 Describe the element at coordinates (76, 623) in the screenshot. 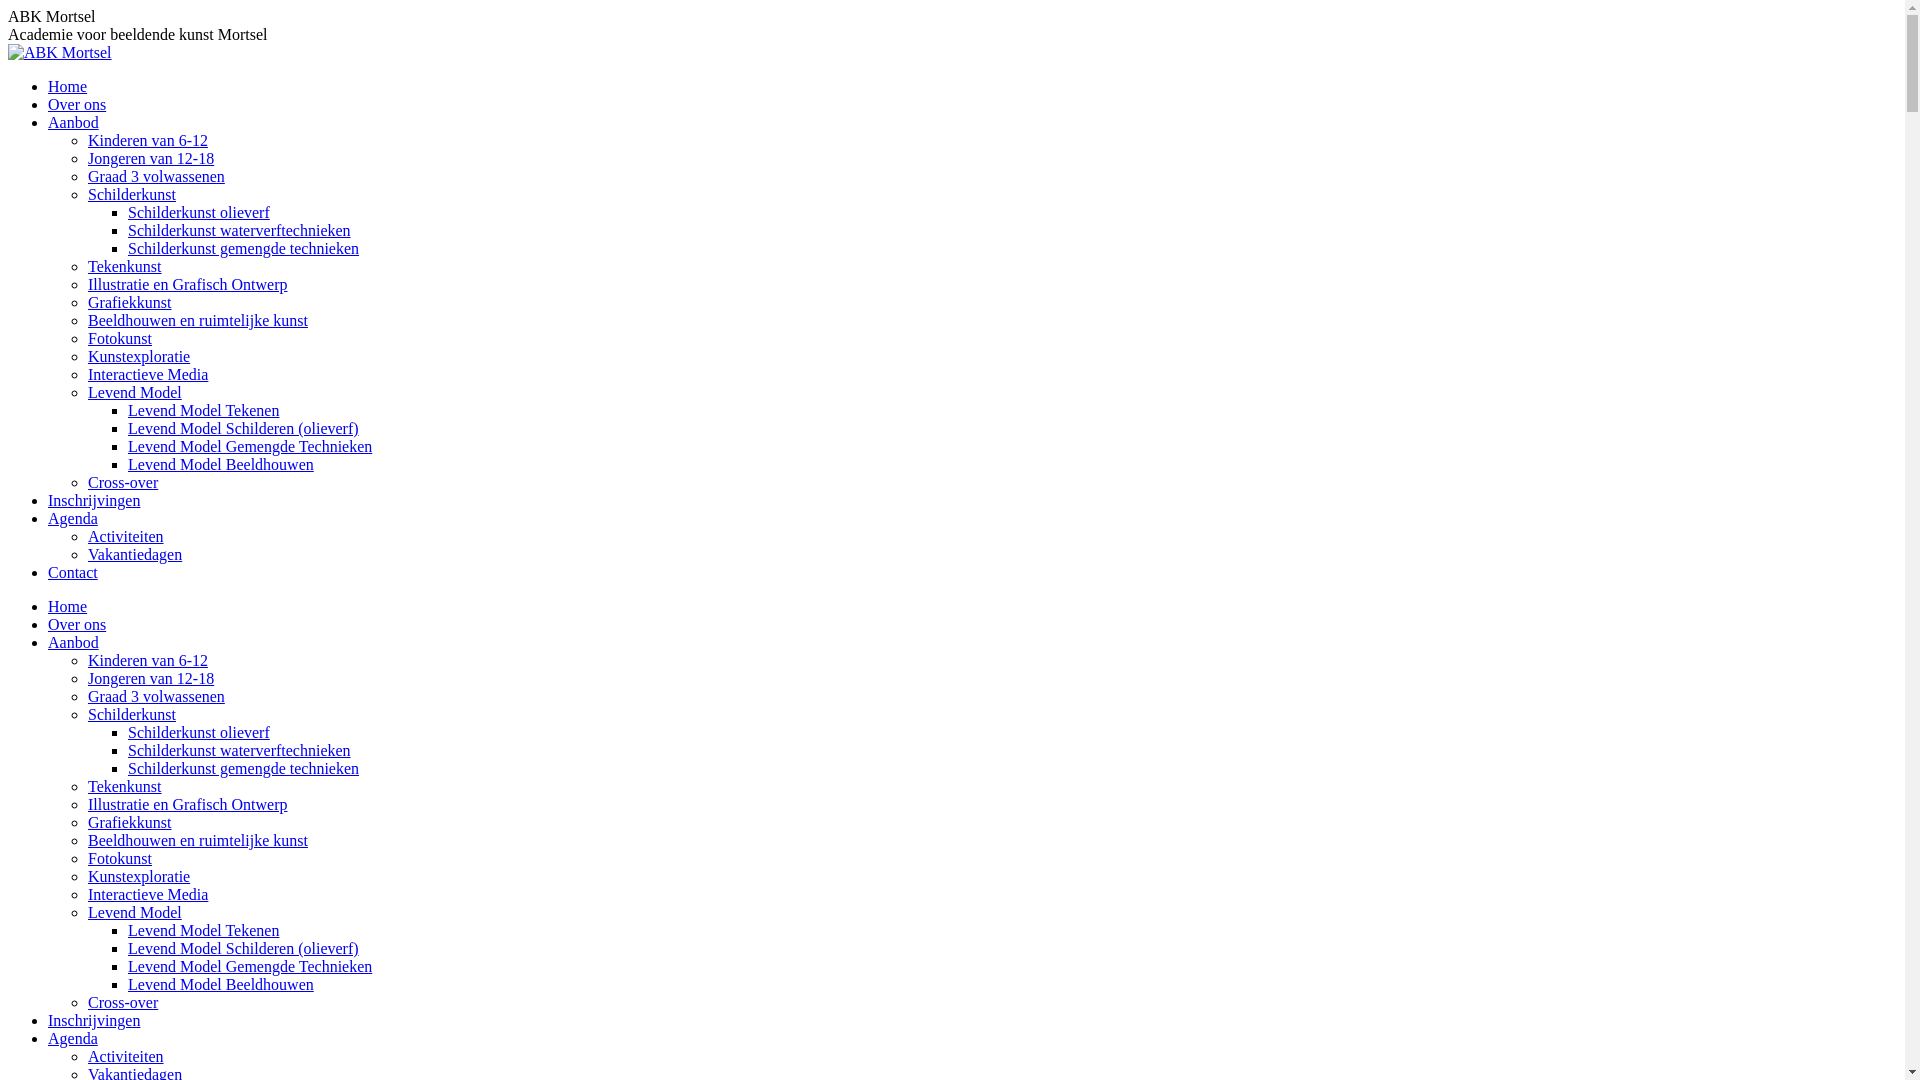

I see `'Over ons'` at that location.